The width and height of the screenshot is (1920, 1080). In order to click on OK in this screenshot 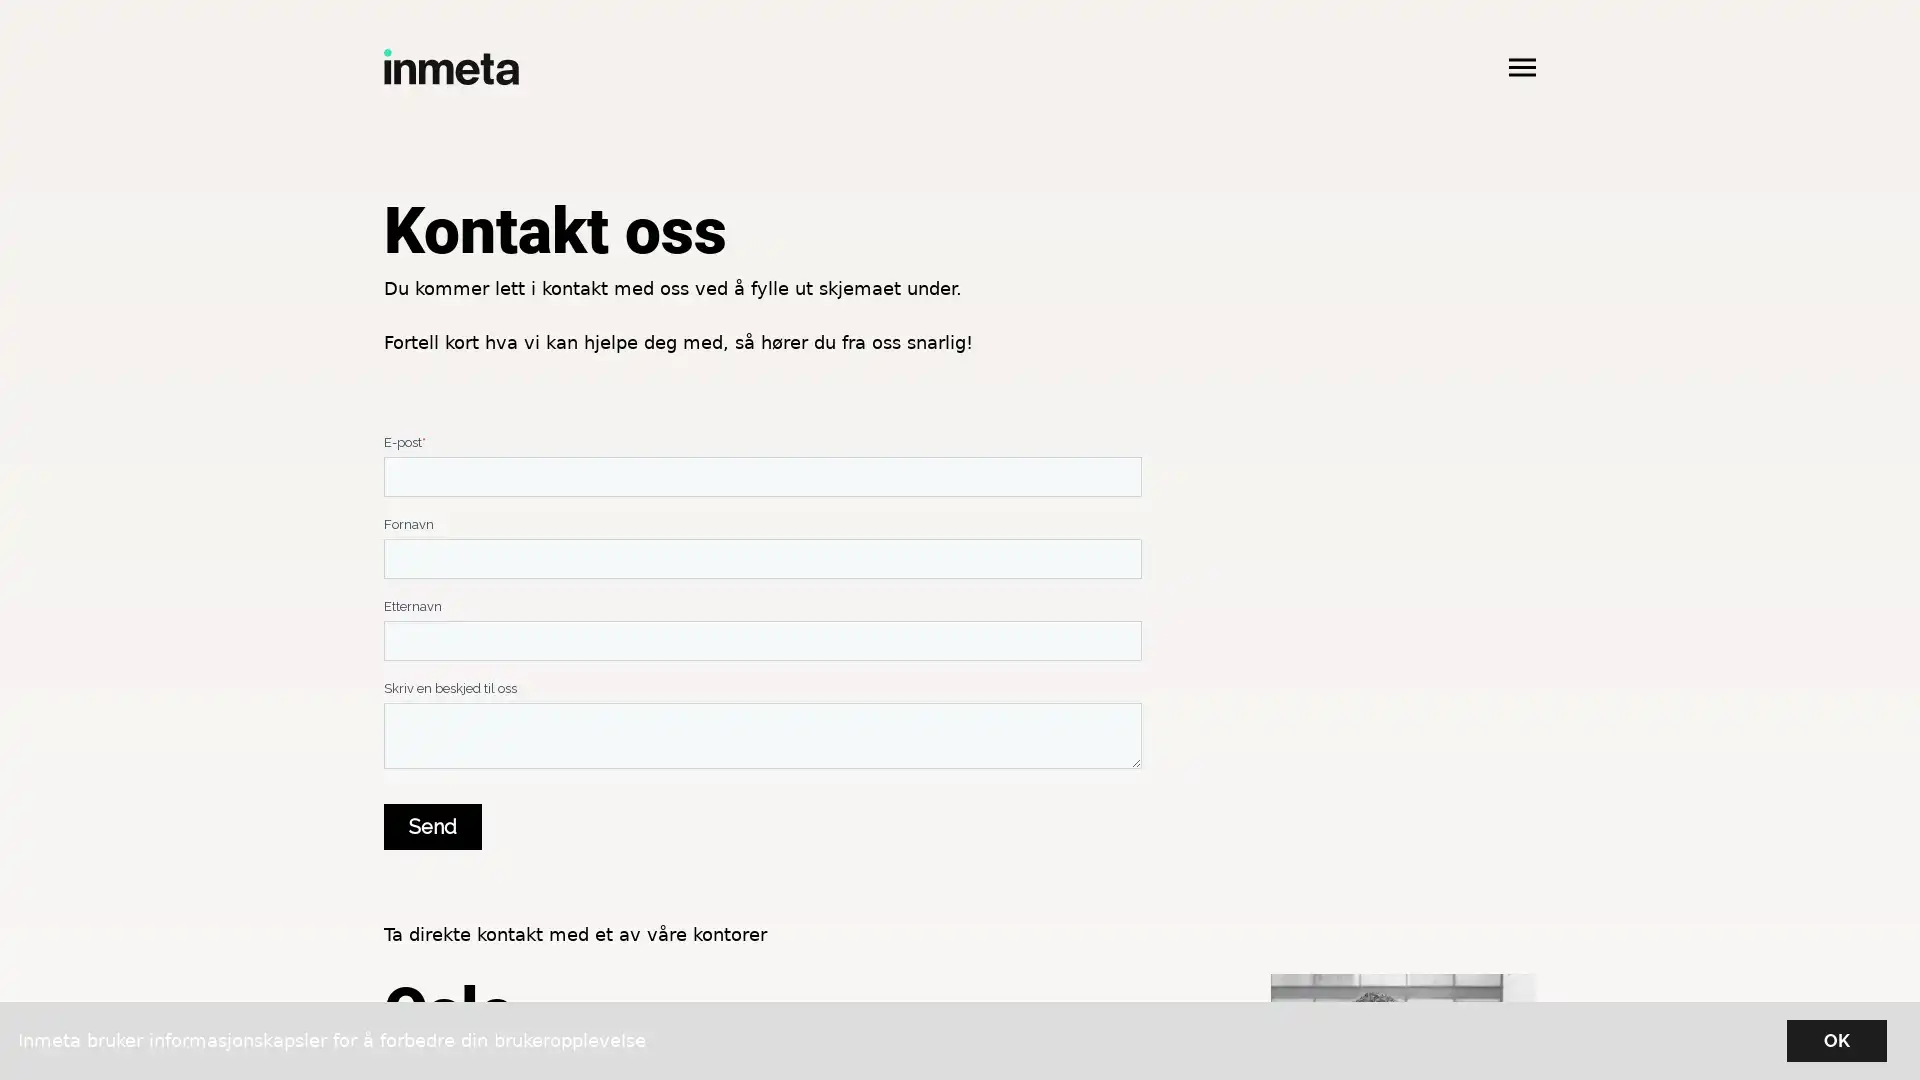, I will do `click(1837, 1039)`.